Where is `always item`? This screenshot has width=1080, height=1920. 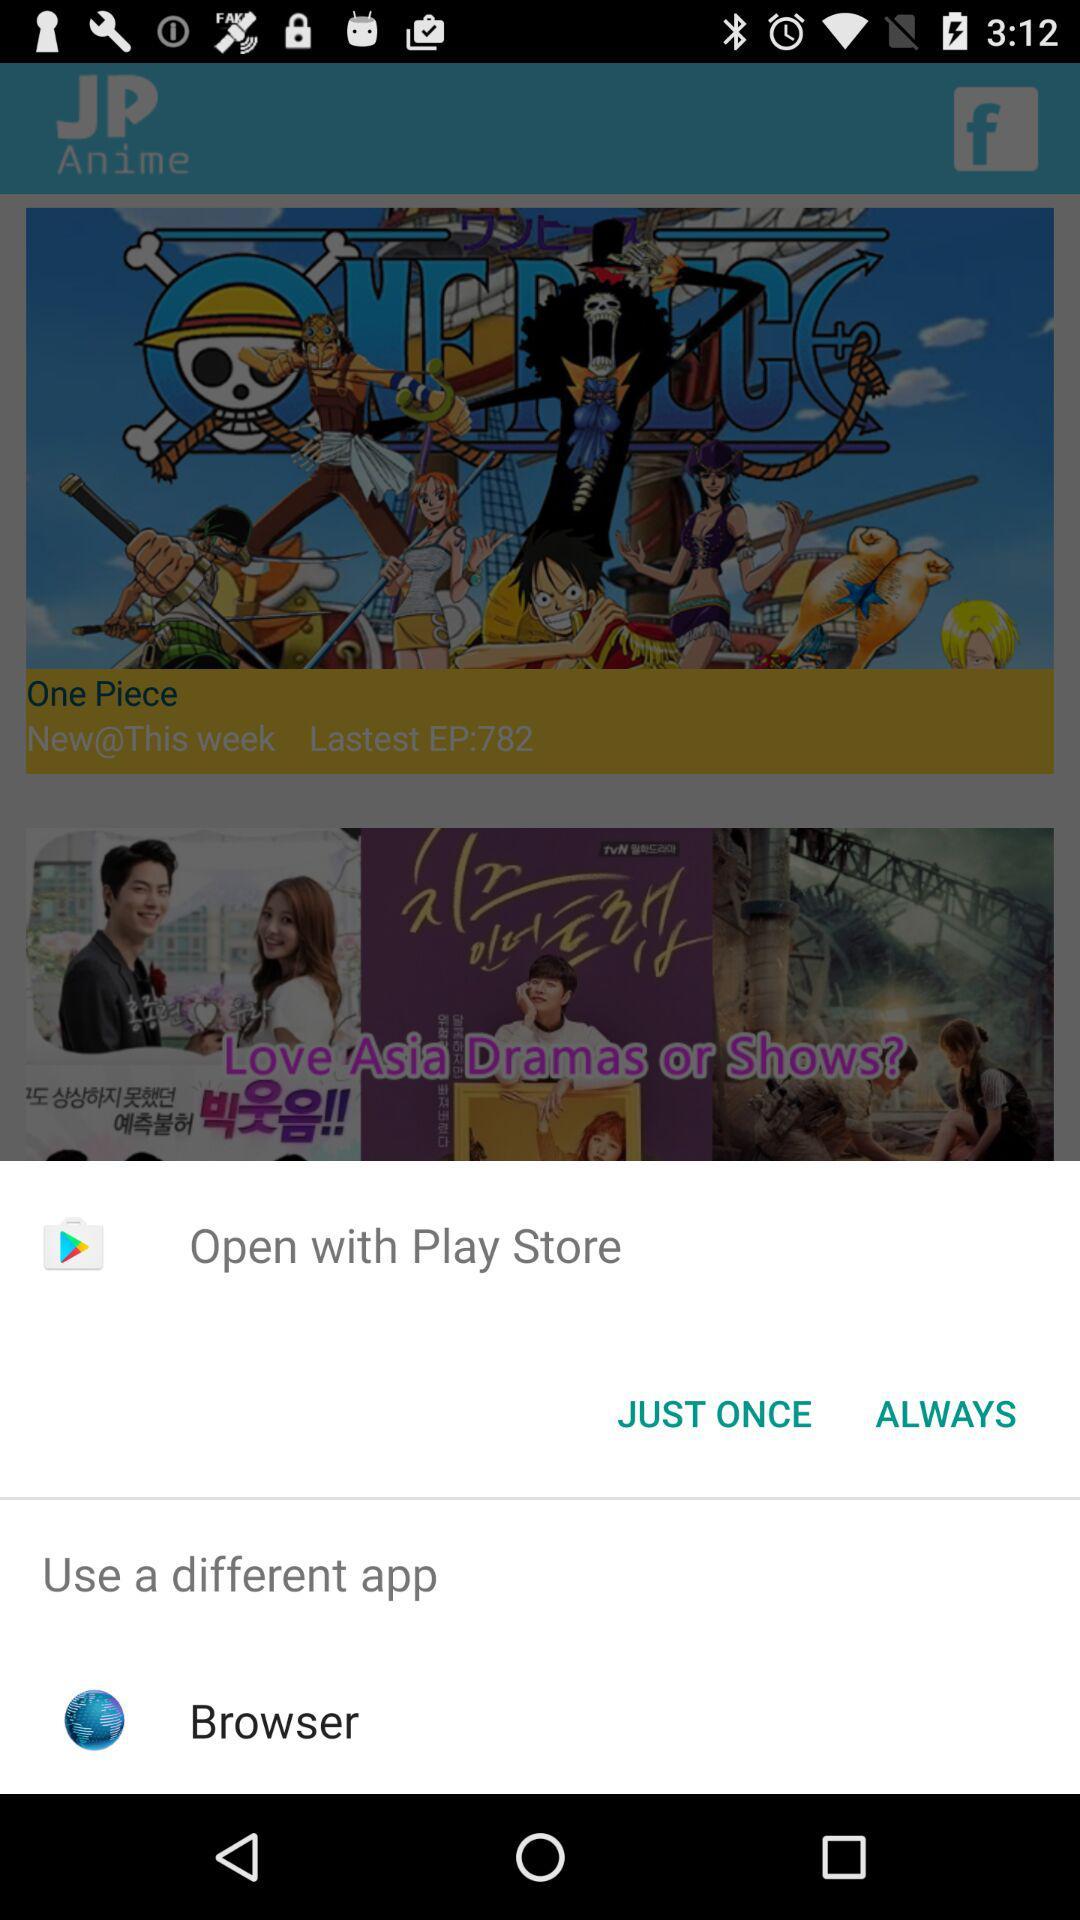
always item is located at coordinates (945, 1411).